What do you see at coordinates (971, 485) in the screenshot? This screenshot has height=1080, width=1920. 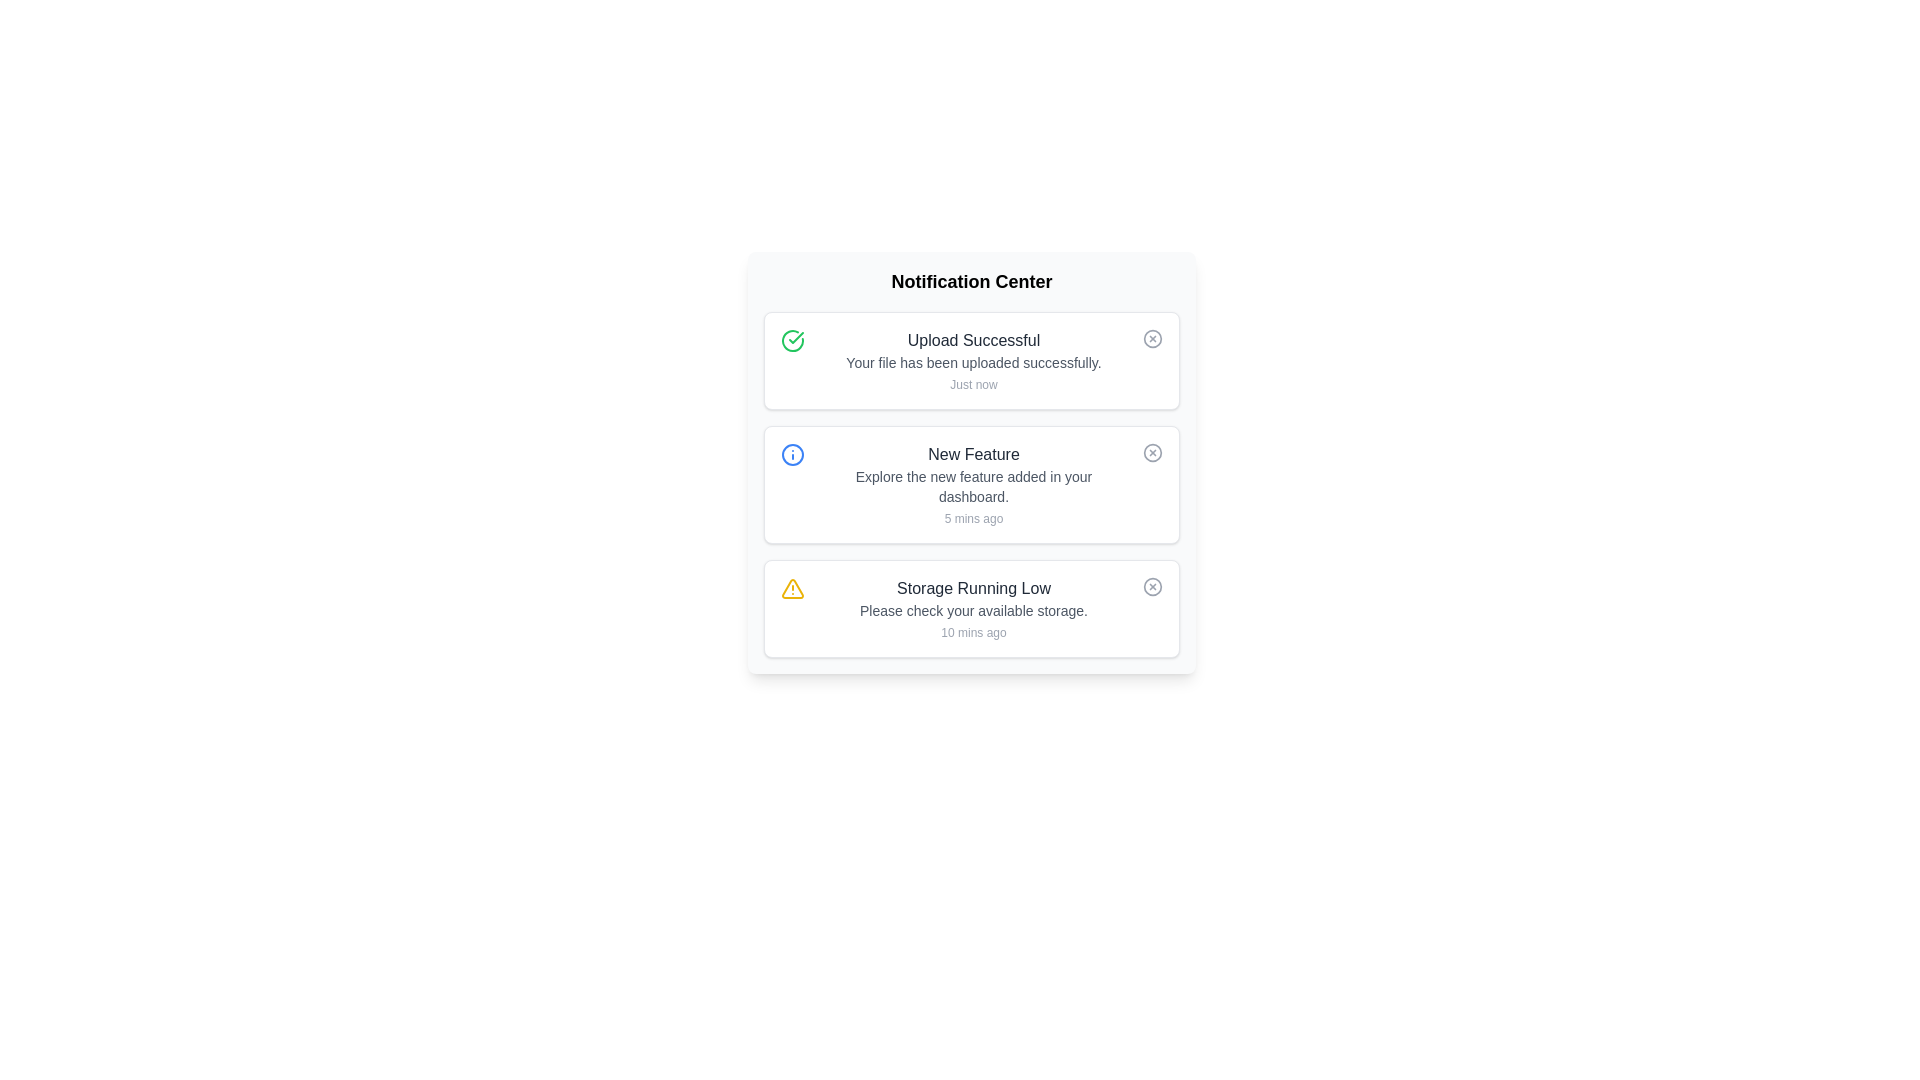 I see `the second notification item within the Notification Card, which is positioned between 'Upload Successful' and 'Storage Running Low'` at bounding box center [971, 485].